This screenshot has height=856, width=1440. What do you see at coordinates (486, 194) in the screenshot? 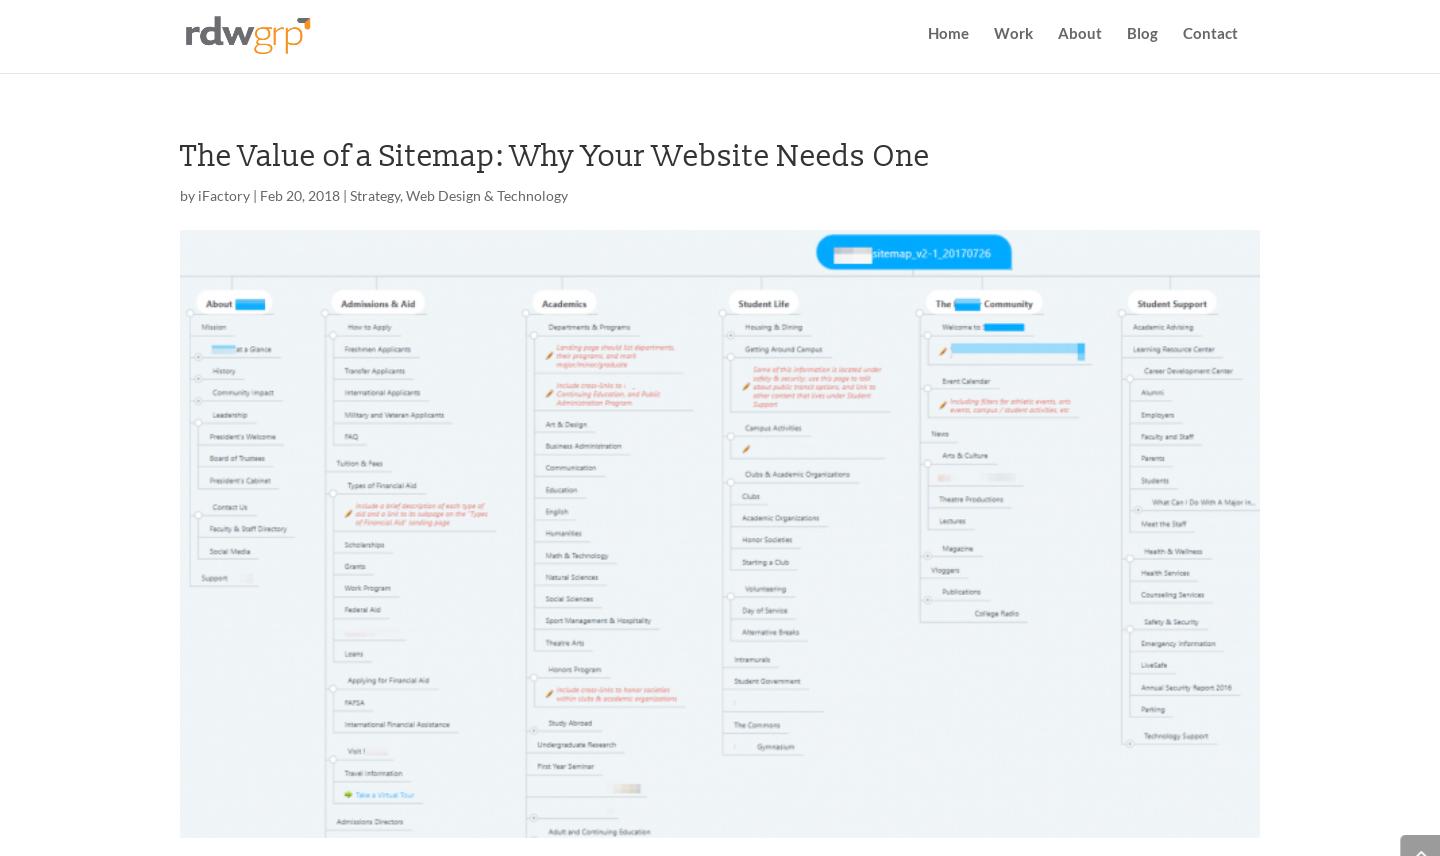
I see `'Web Design & Technology'` at bounding box center [486, 194].